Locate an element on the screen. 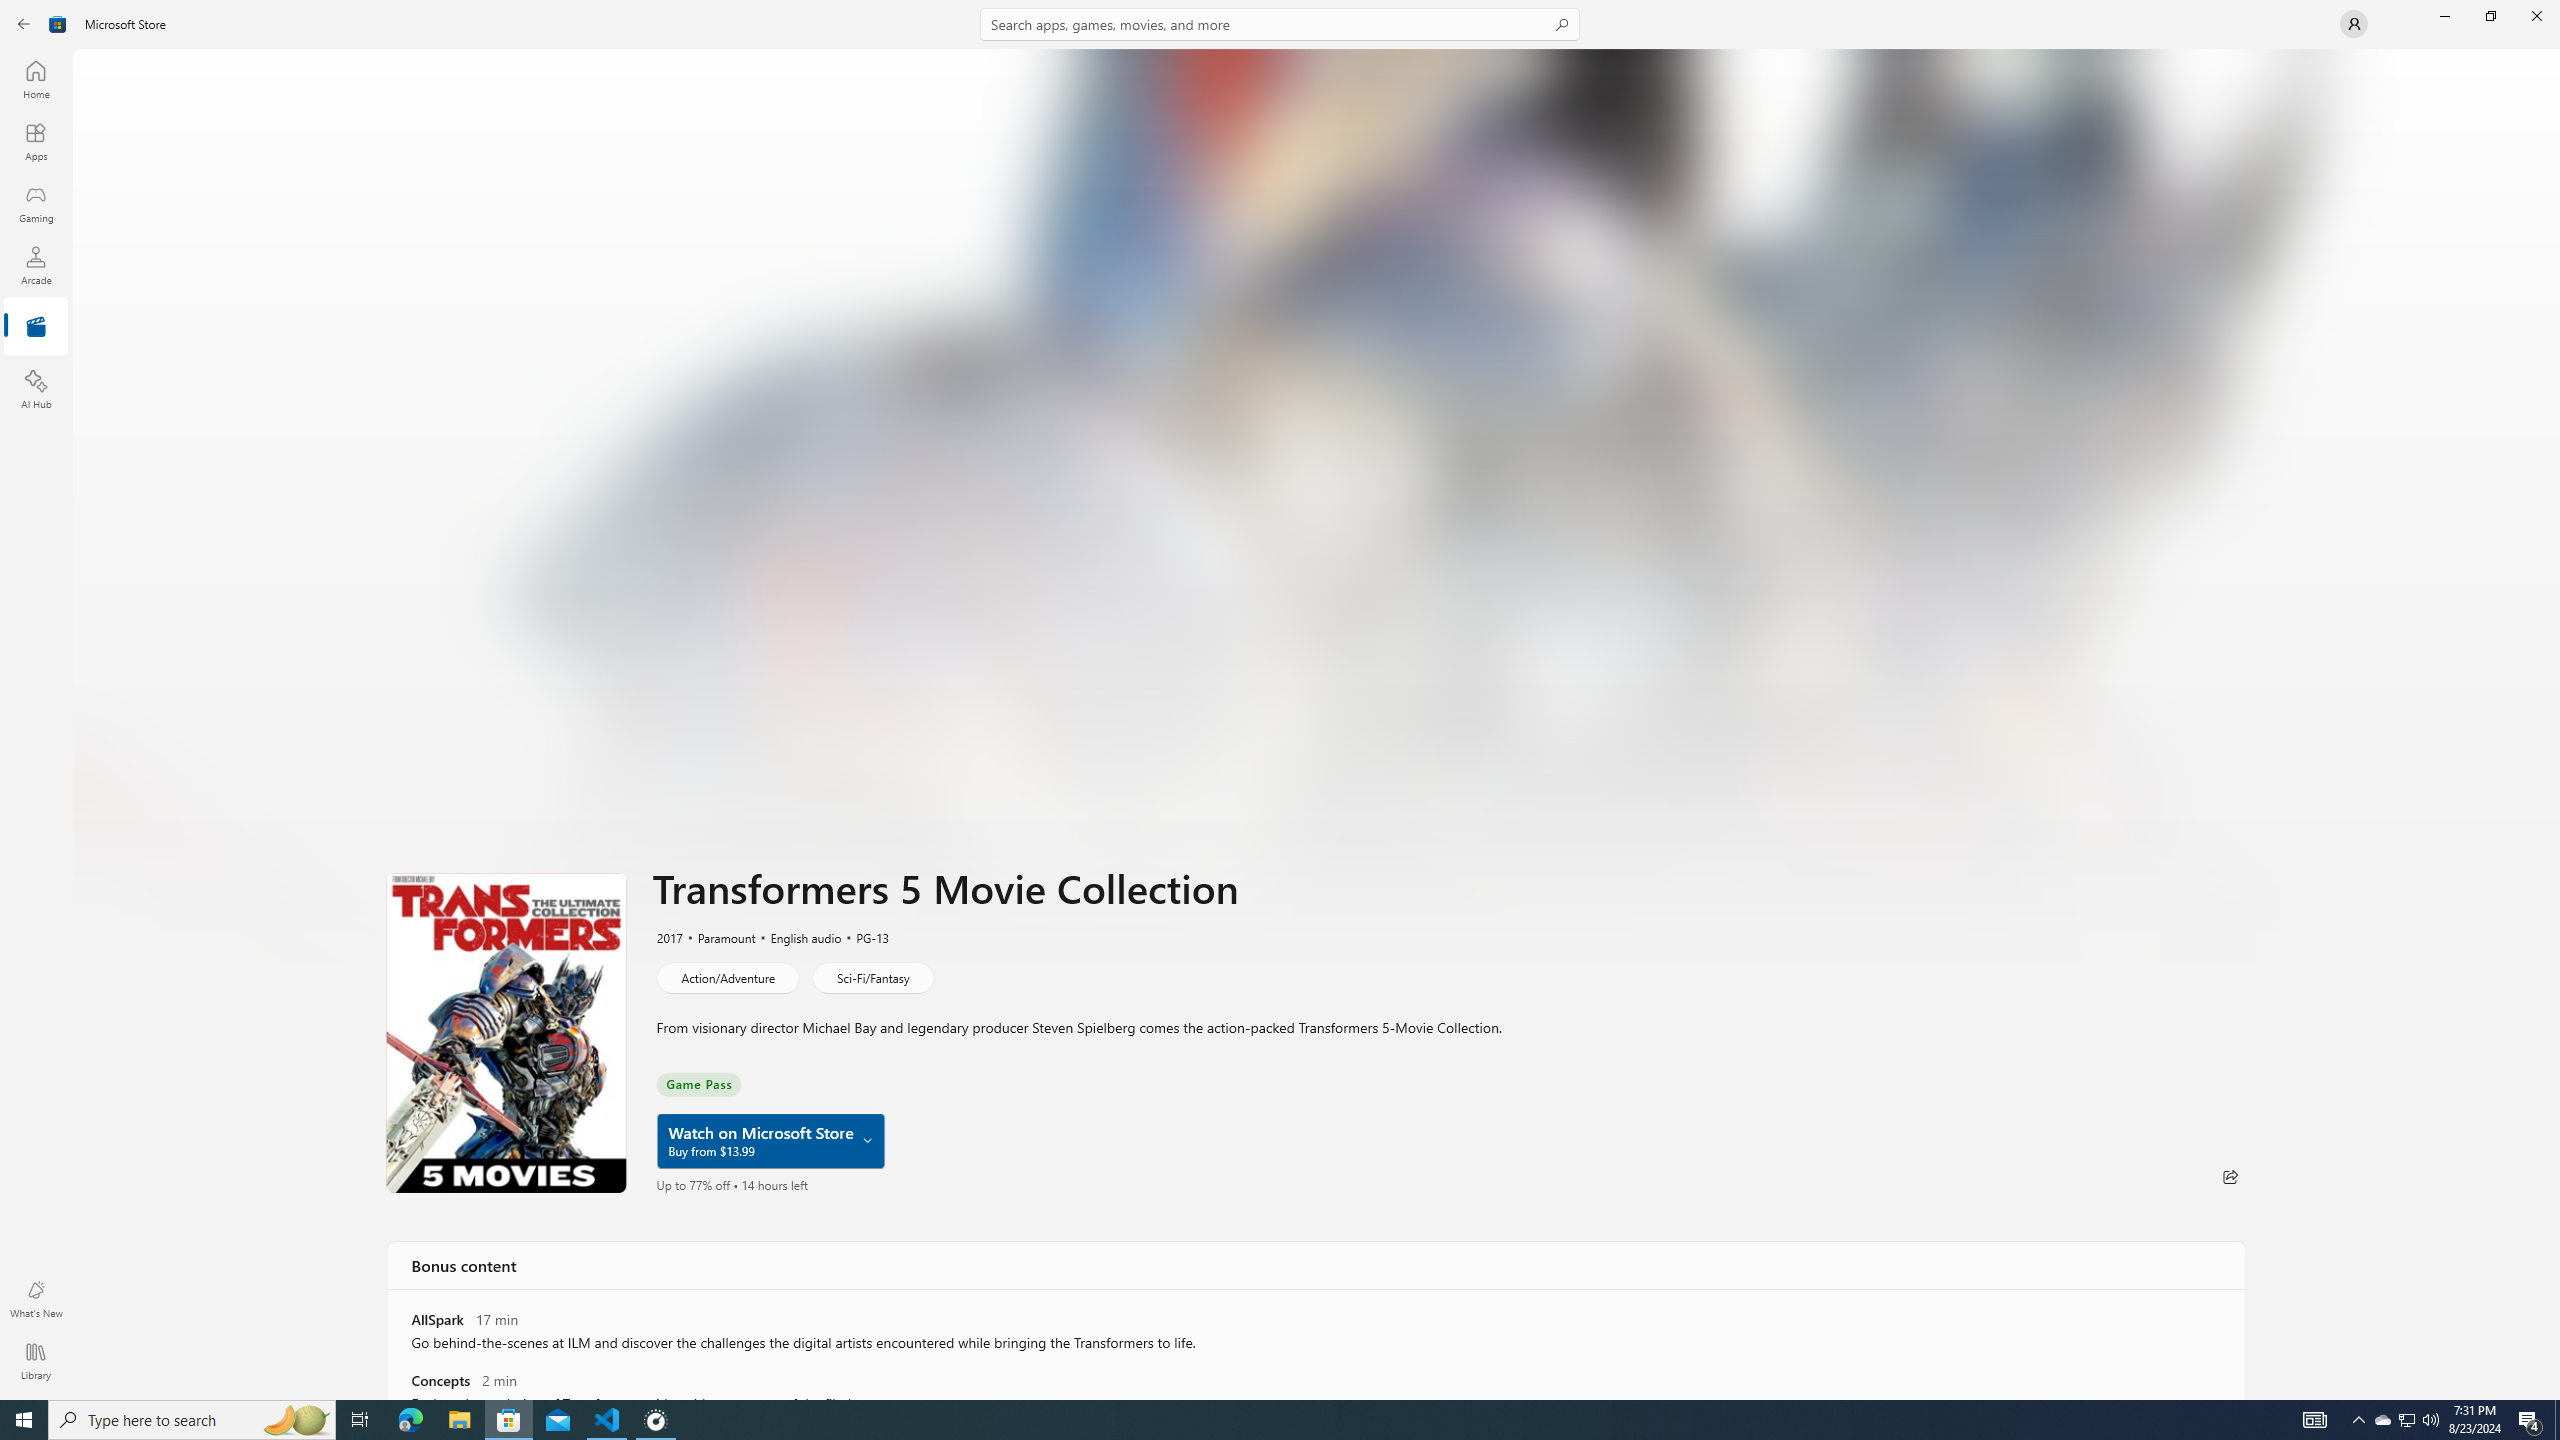 This screenshot has height=1440, width=2560. 'Restore Microsoft Store' is located at coordinates (2490, 15).